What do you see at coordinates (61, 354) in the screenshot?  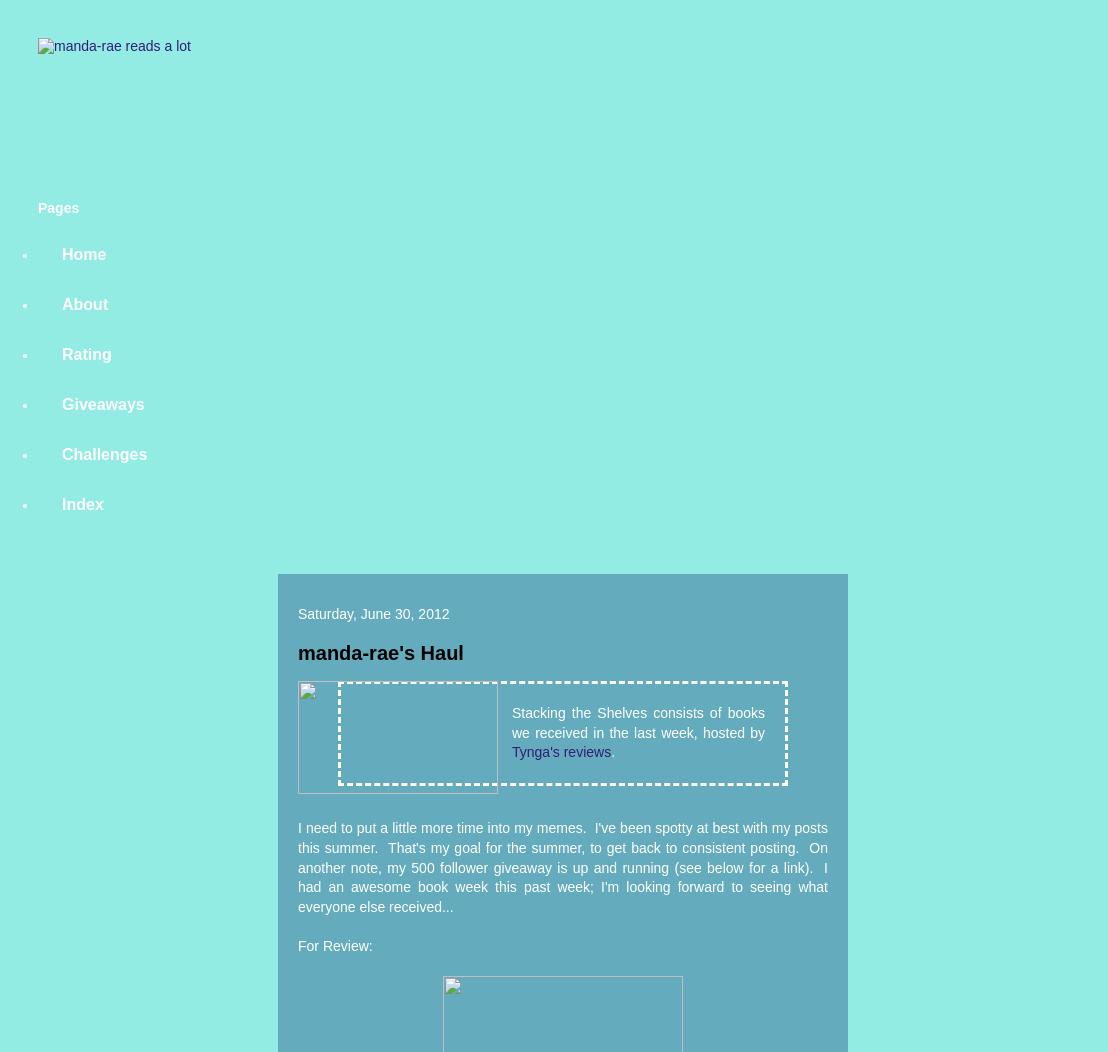 I see `'Rating'` at bounding box center [61, 354].